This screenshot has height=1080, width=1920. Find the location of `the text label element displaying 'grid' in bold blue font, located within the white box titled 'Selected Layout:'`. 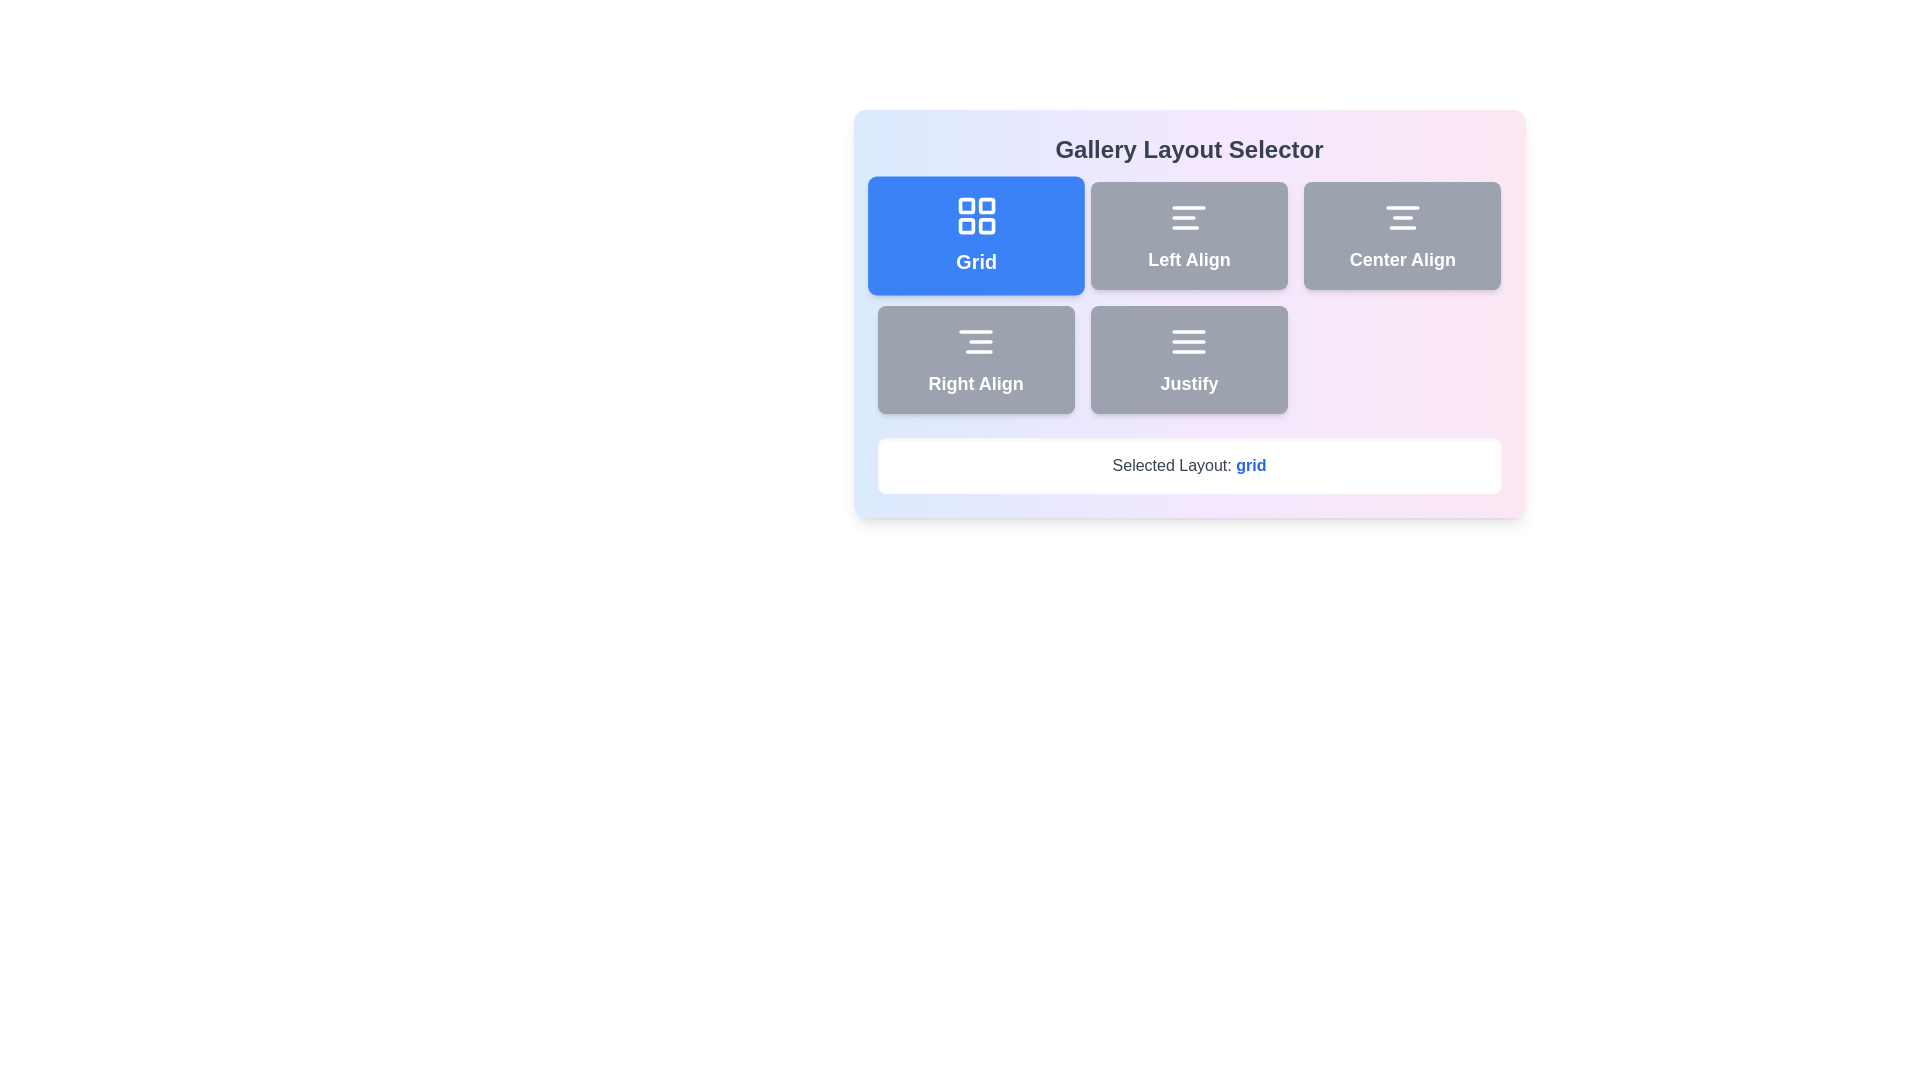

the text label element displaying 'grid' in bold blue font, located within the white box titled 'Selected Layout:' is located at coordinates (1250, 465).